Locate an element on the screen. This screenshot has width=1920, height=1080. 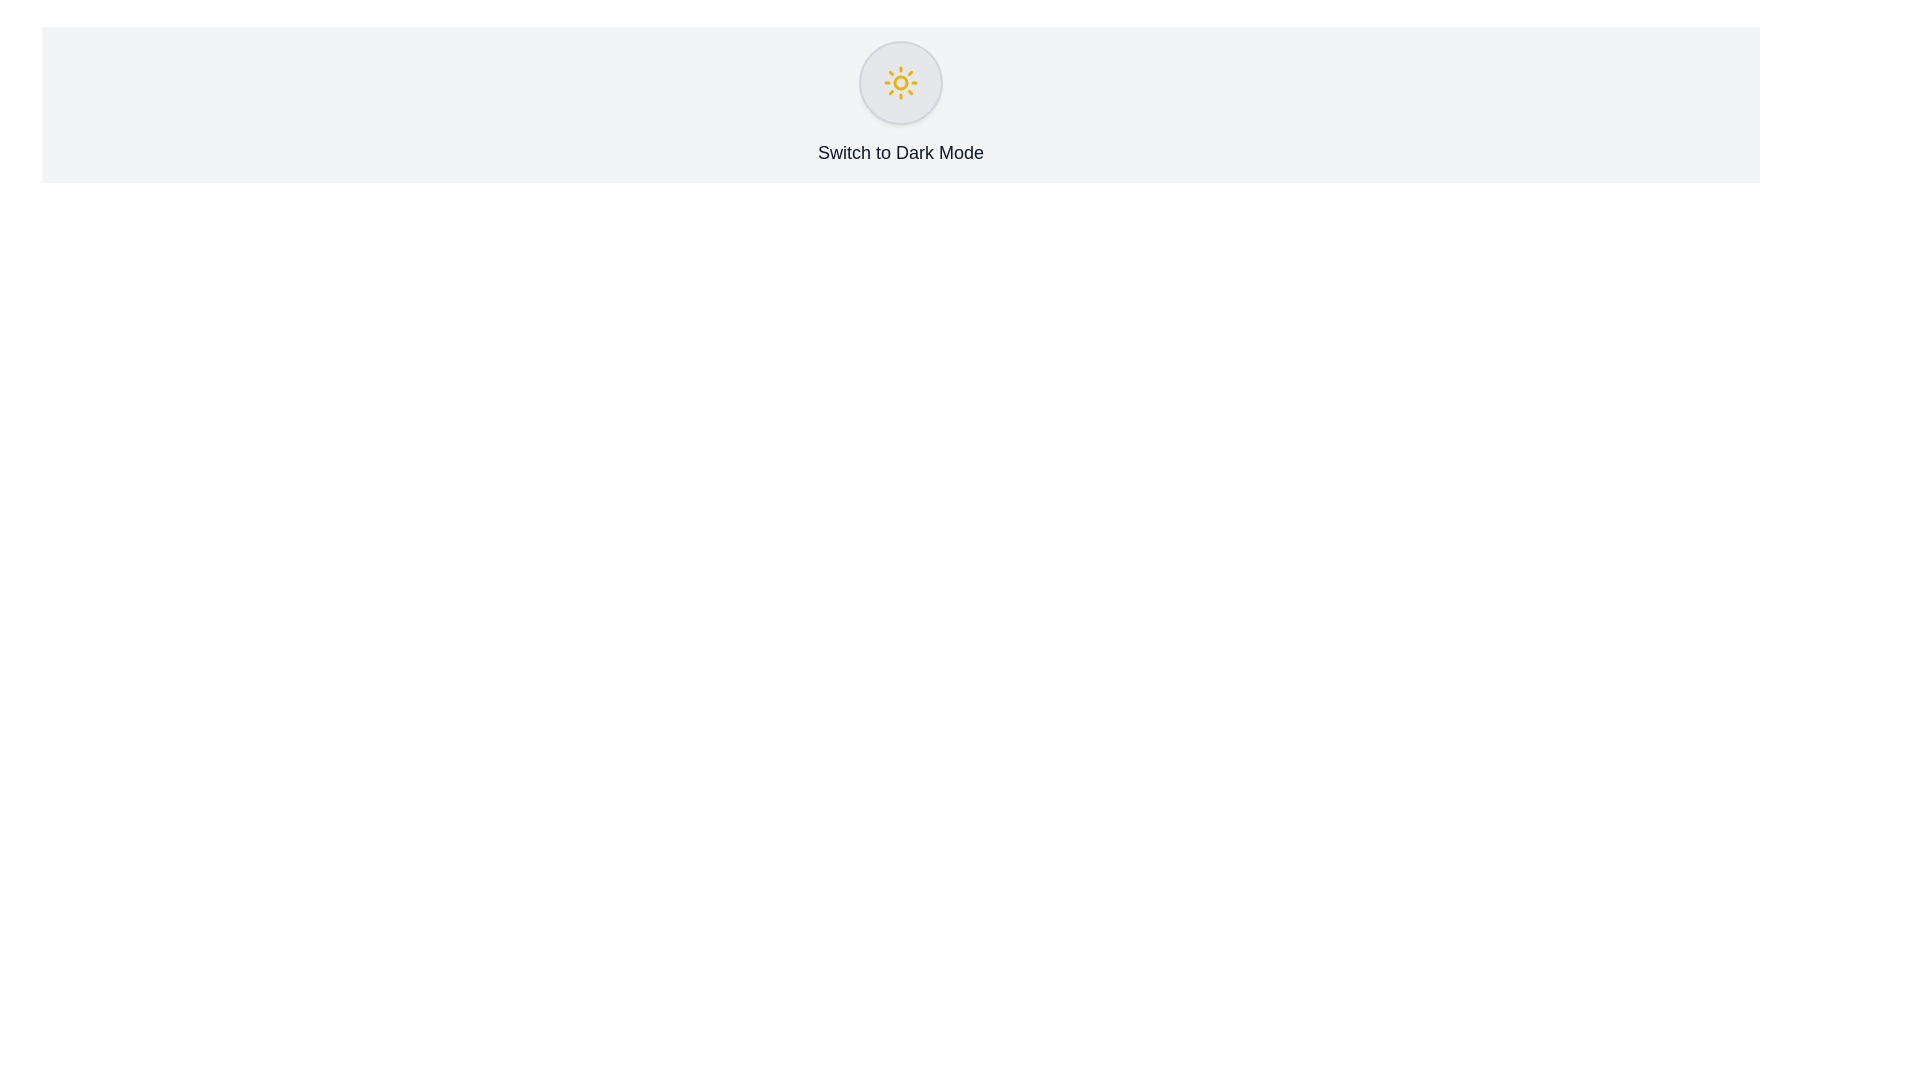
the small, centered circular shape within the sun icon, which is characterized by a bright yellow color and located just above the 'Switch to Dark Mode' text is located at coordinates (900, 82).